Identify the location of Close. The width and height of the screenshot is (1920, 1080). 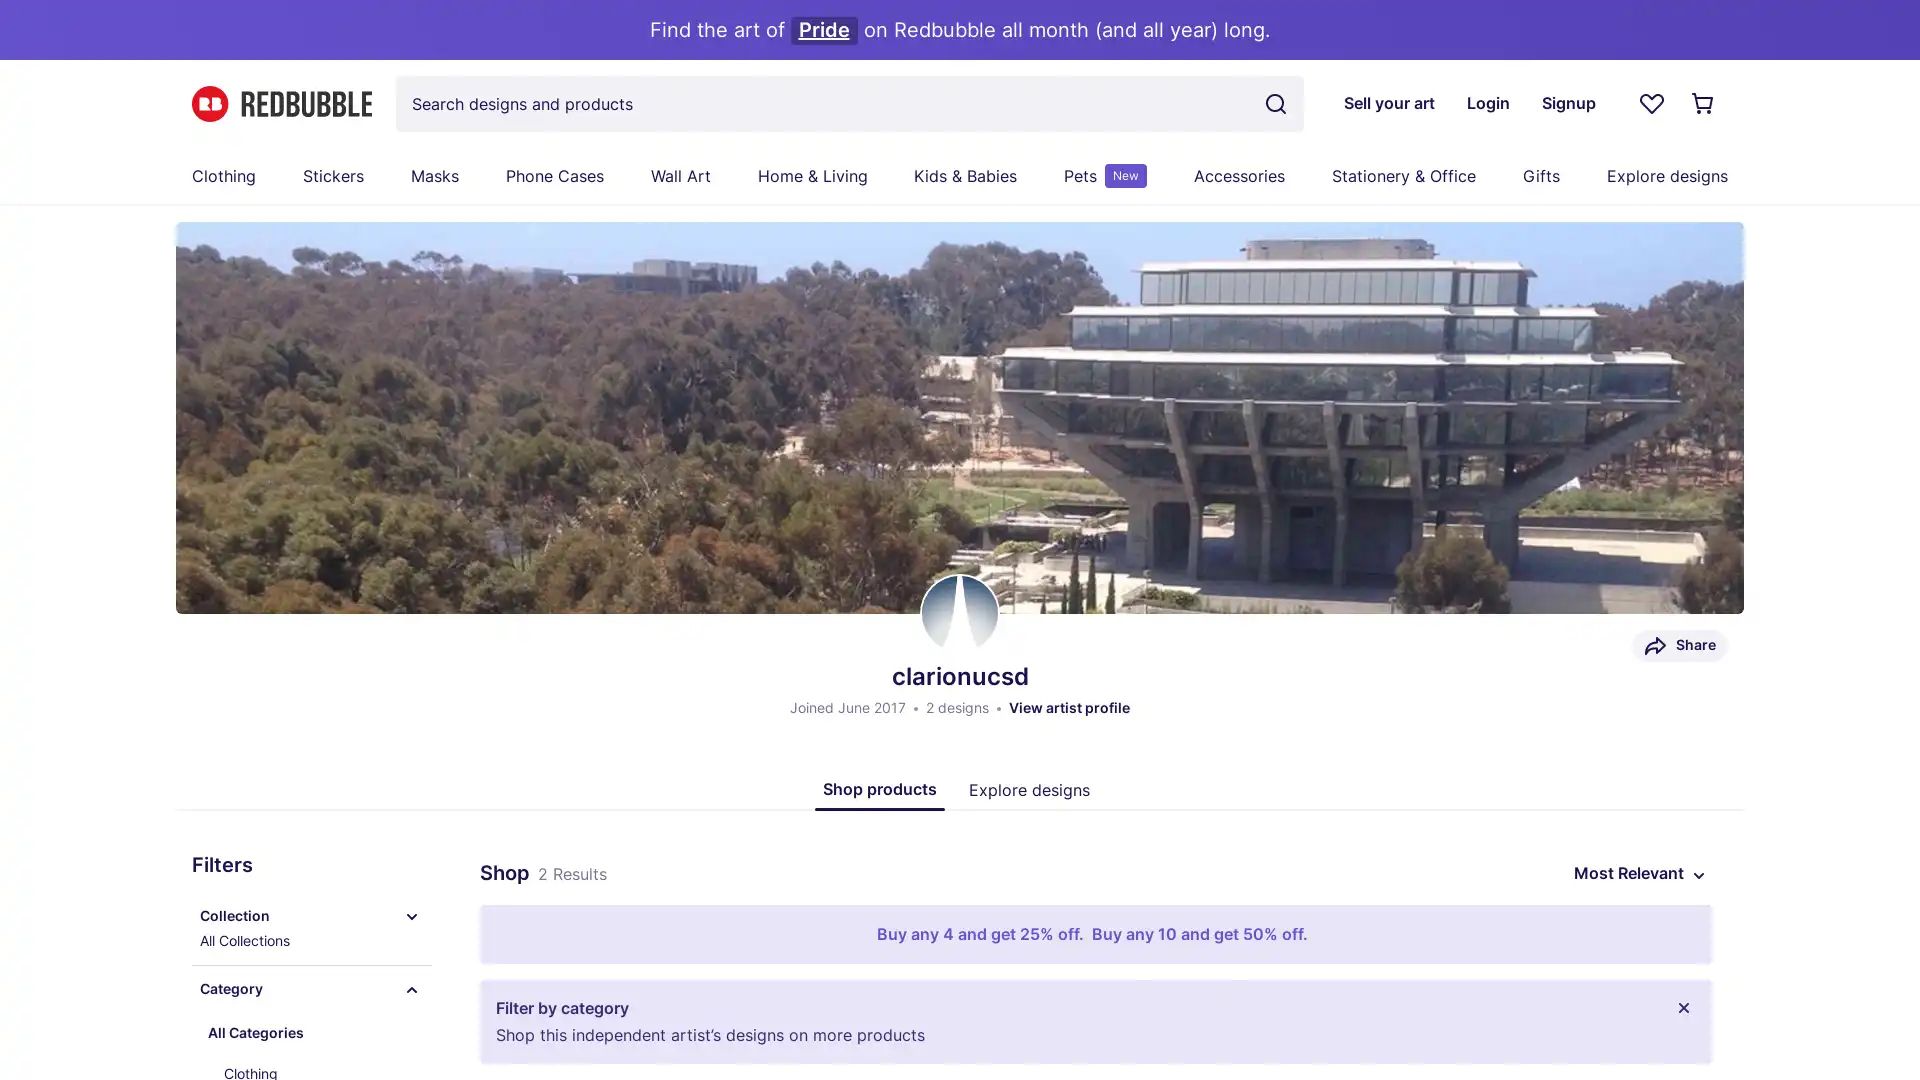
(1683, 1007).